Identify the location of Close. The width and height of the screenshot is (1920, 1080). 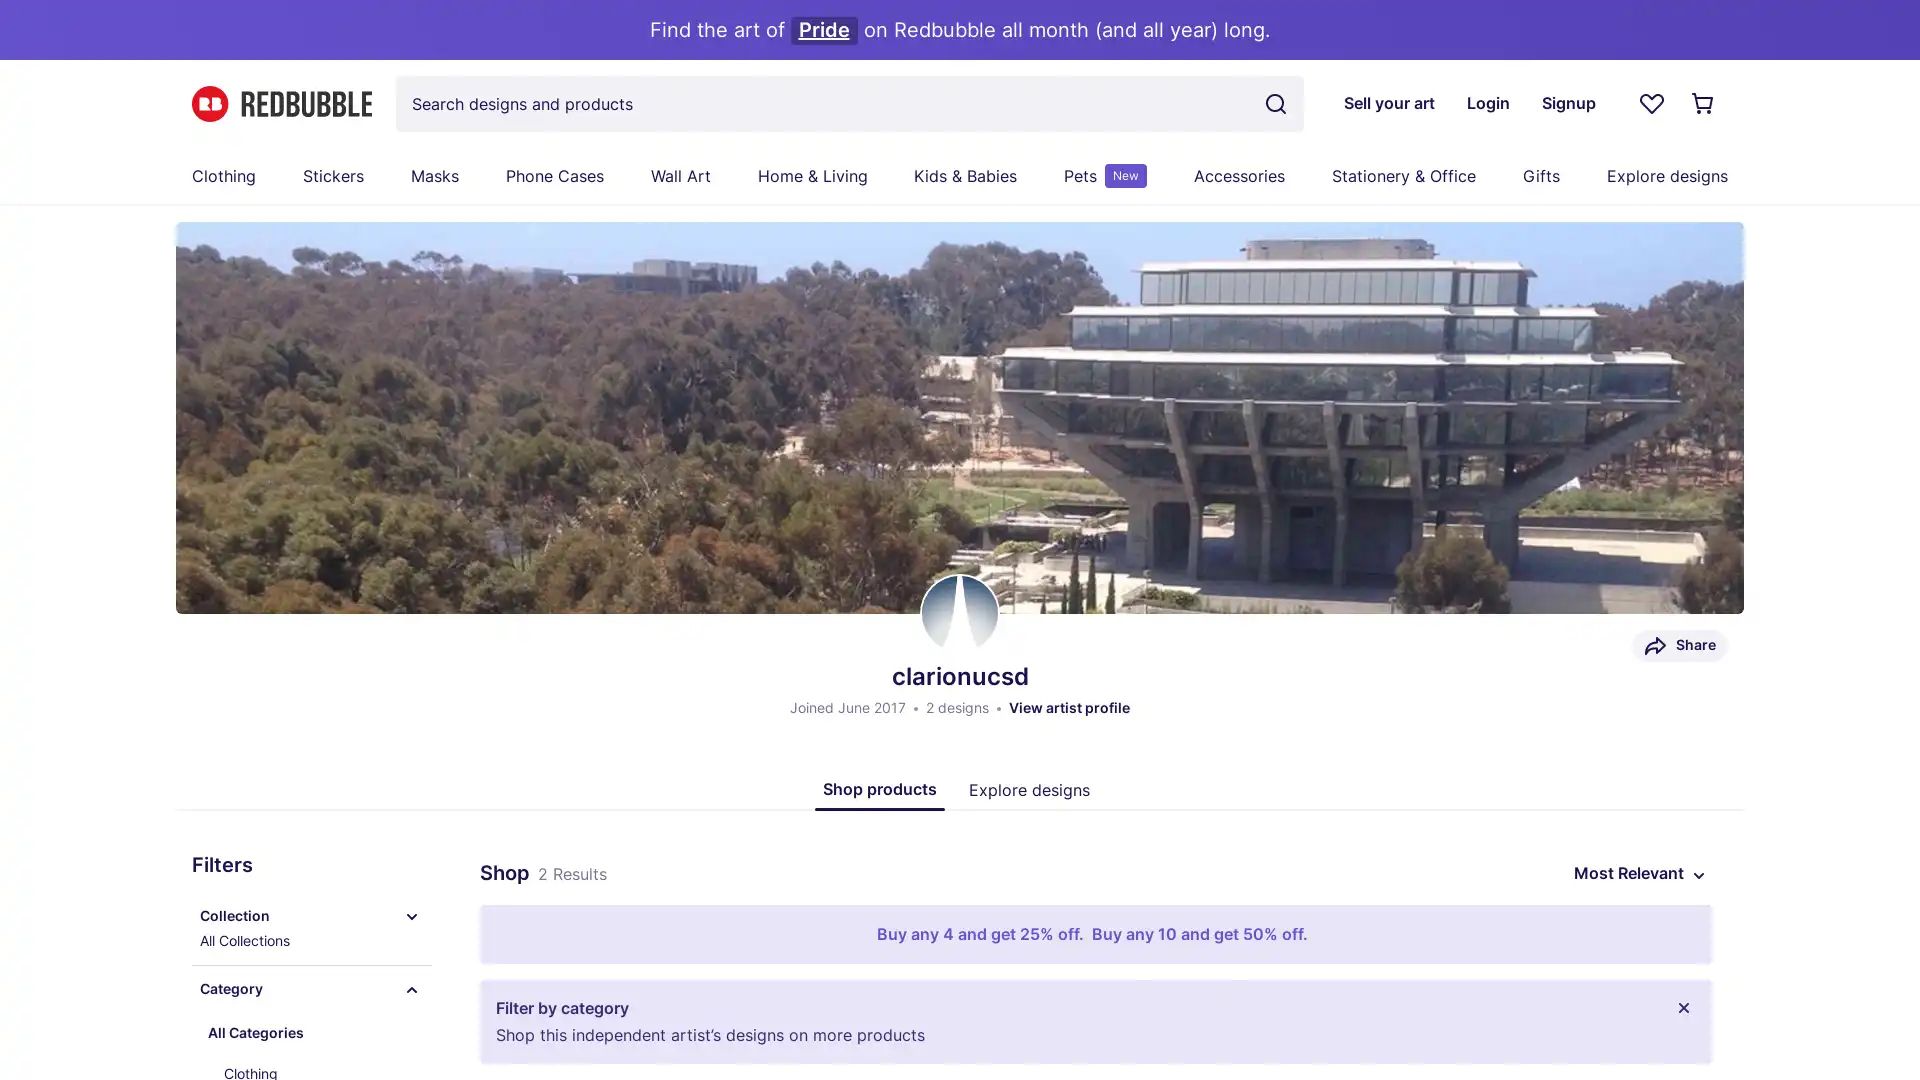
(1683, 1007).